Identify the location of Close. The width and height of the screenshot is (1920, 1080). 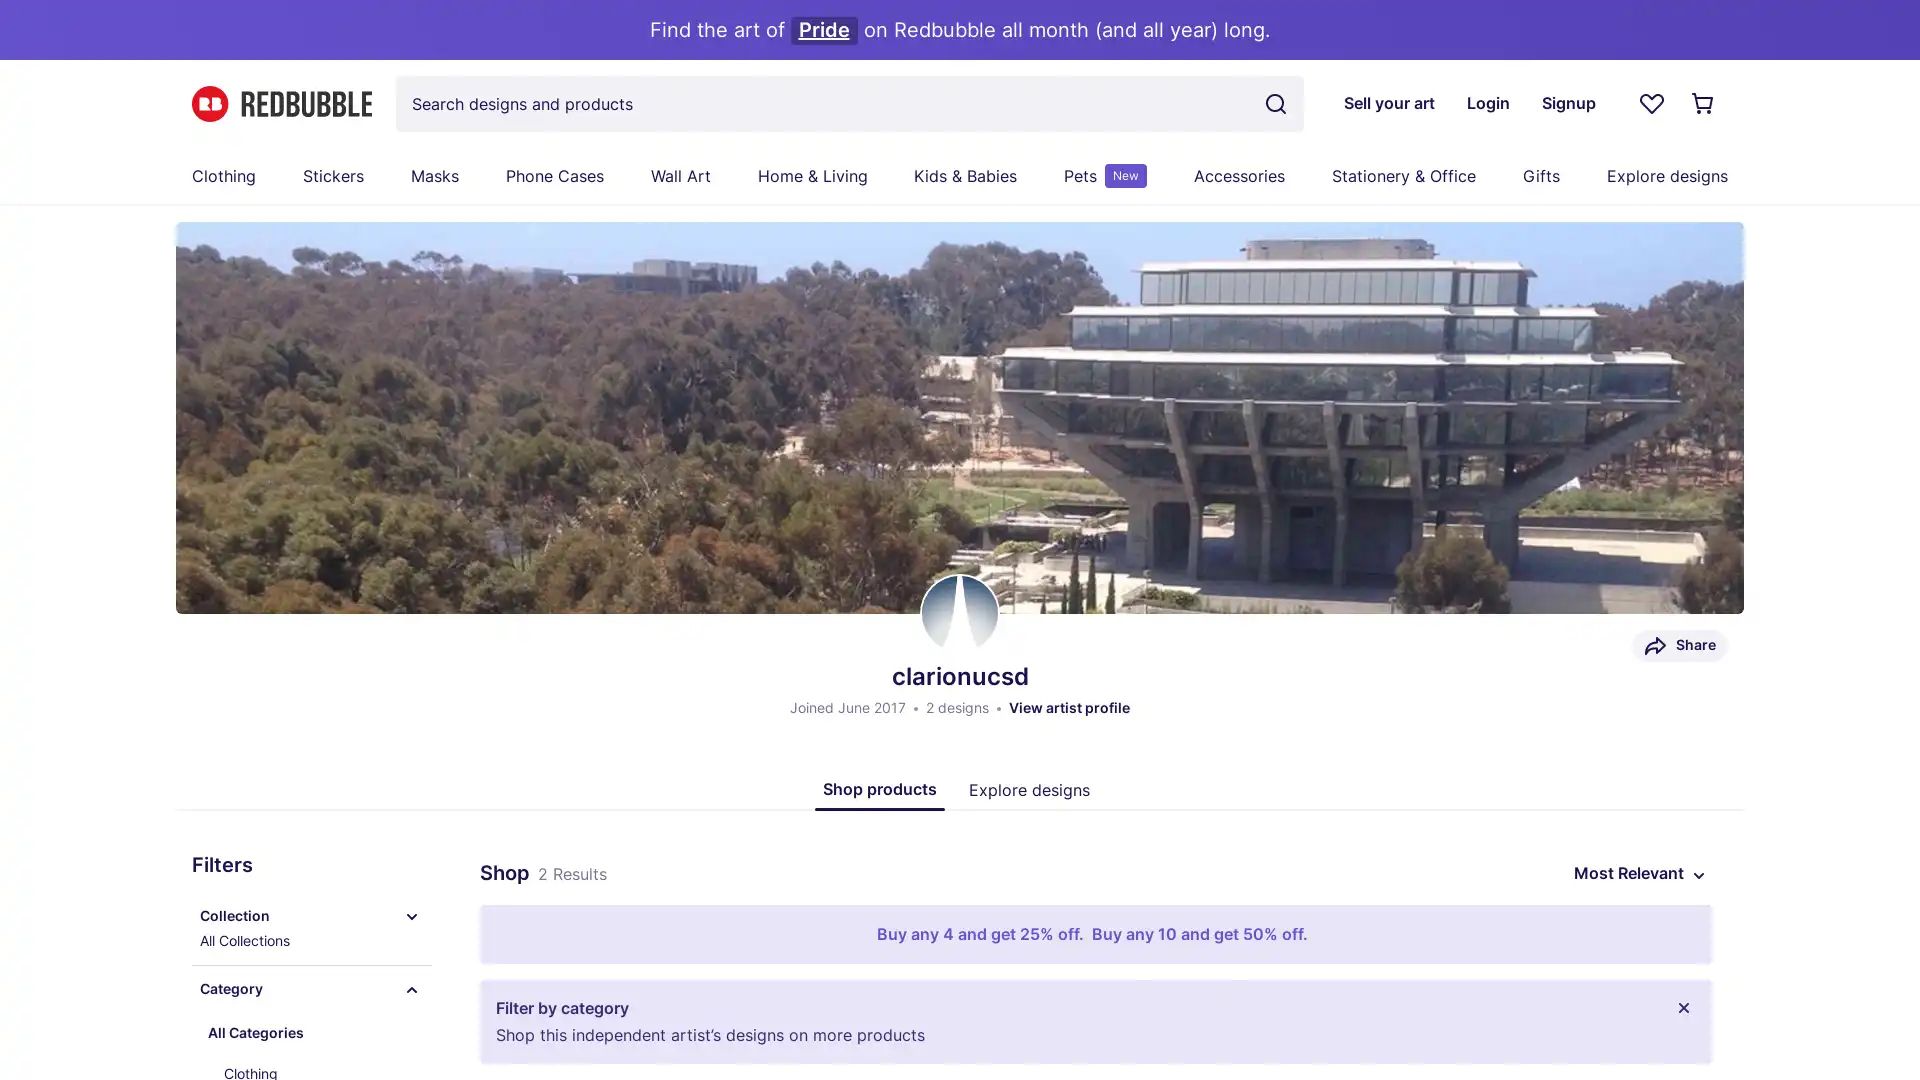
(1683, 1007).